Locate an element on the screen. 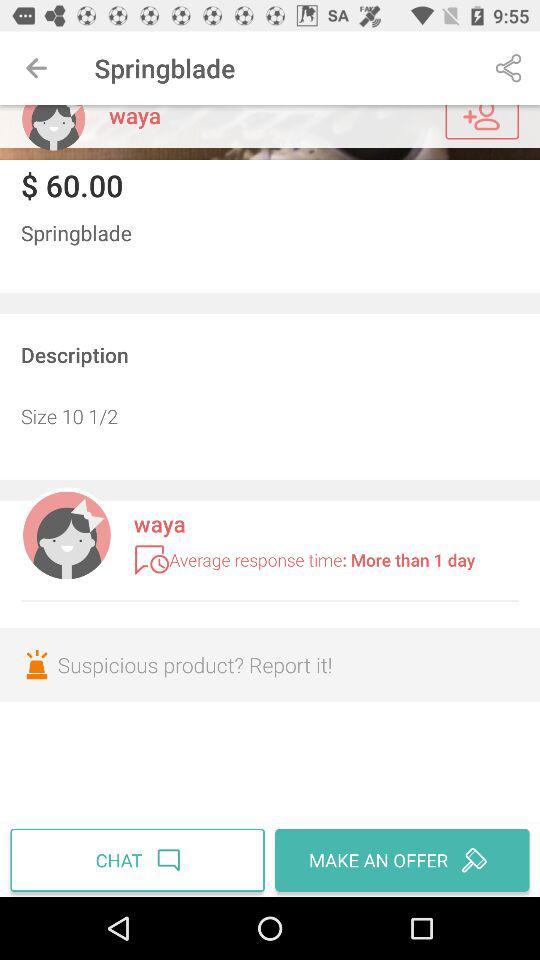 This screenshot has width=540, height=960. the avatar icon is located at coordinates (66, 532).